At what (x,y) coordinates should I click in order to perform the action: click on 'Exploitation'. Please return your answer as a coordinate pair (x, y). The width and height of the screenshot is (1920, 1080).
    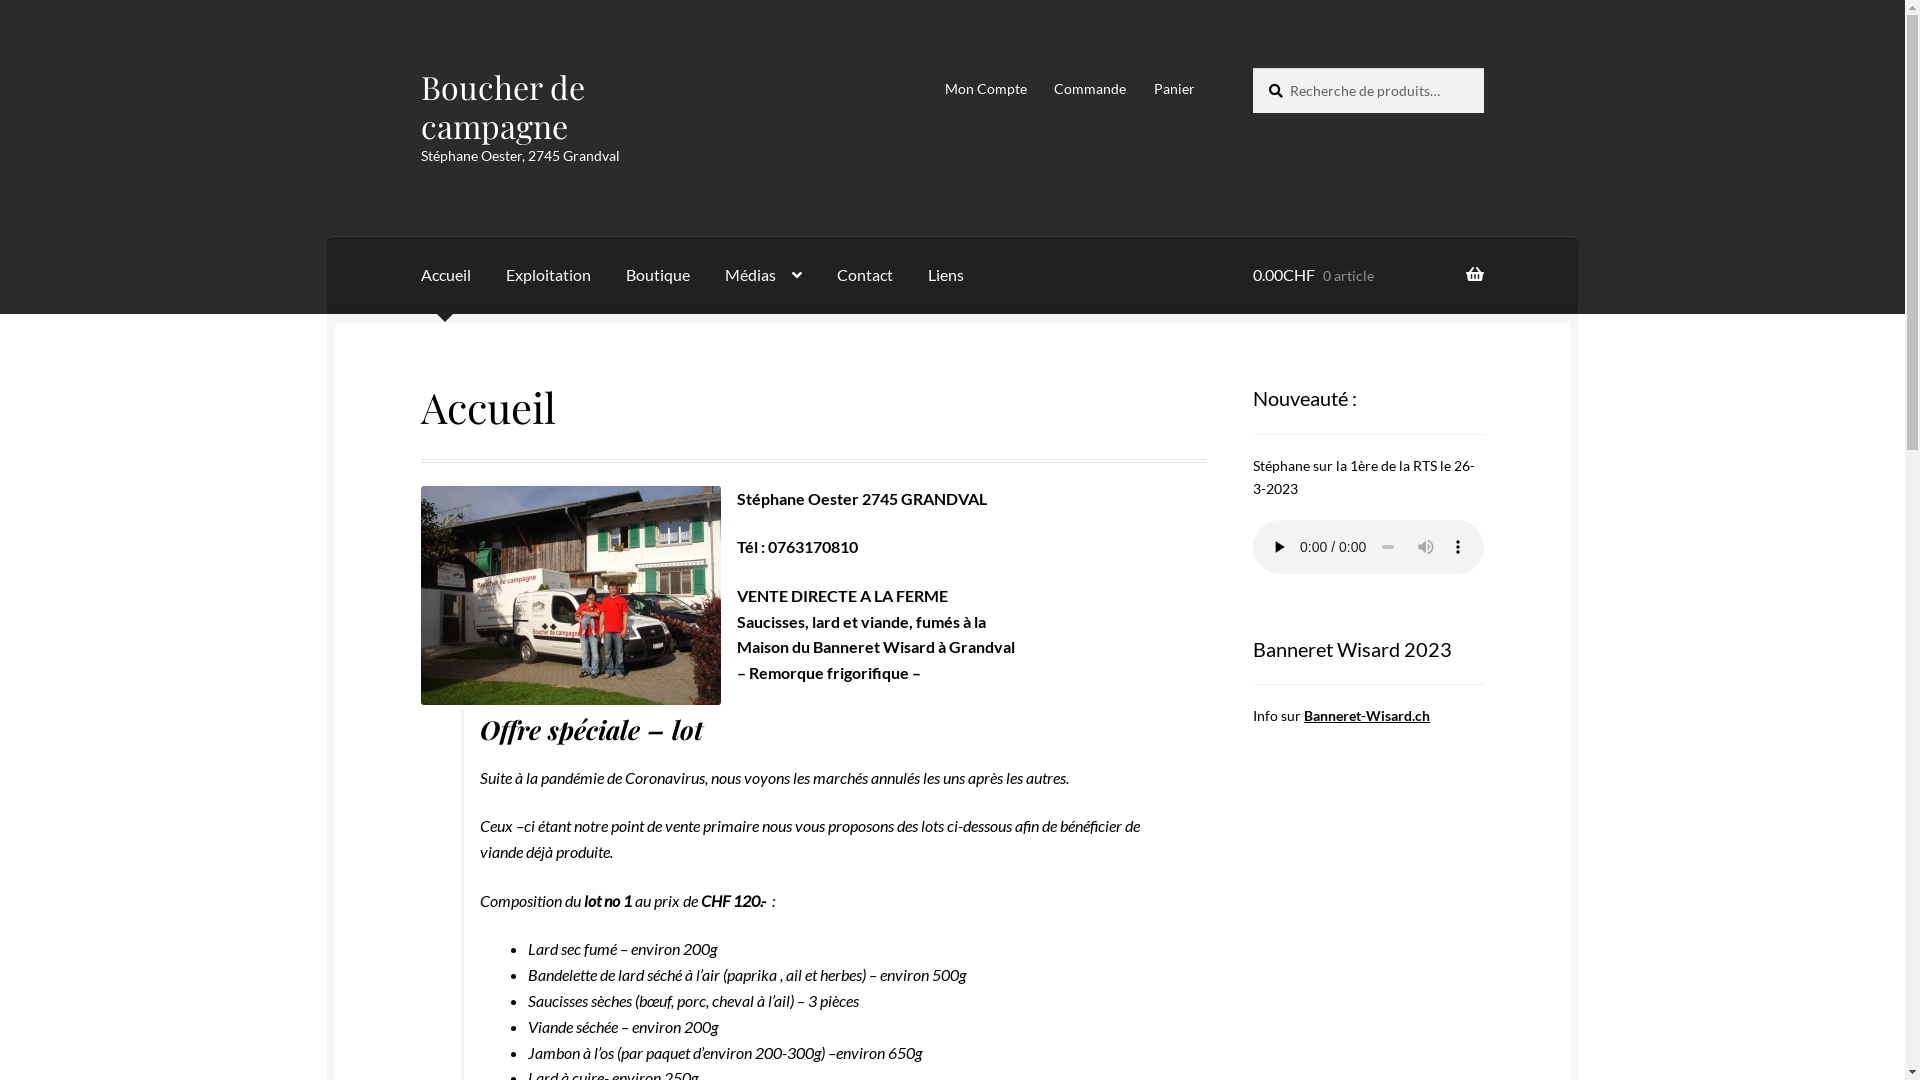
    Looking at the image, I should click on (548, 274).